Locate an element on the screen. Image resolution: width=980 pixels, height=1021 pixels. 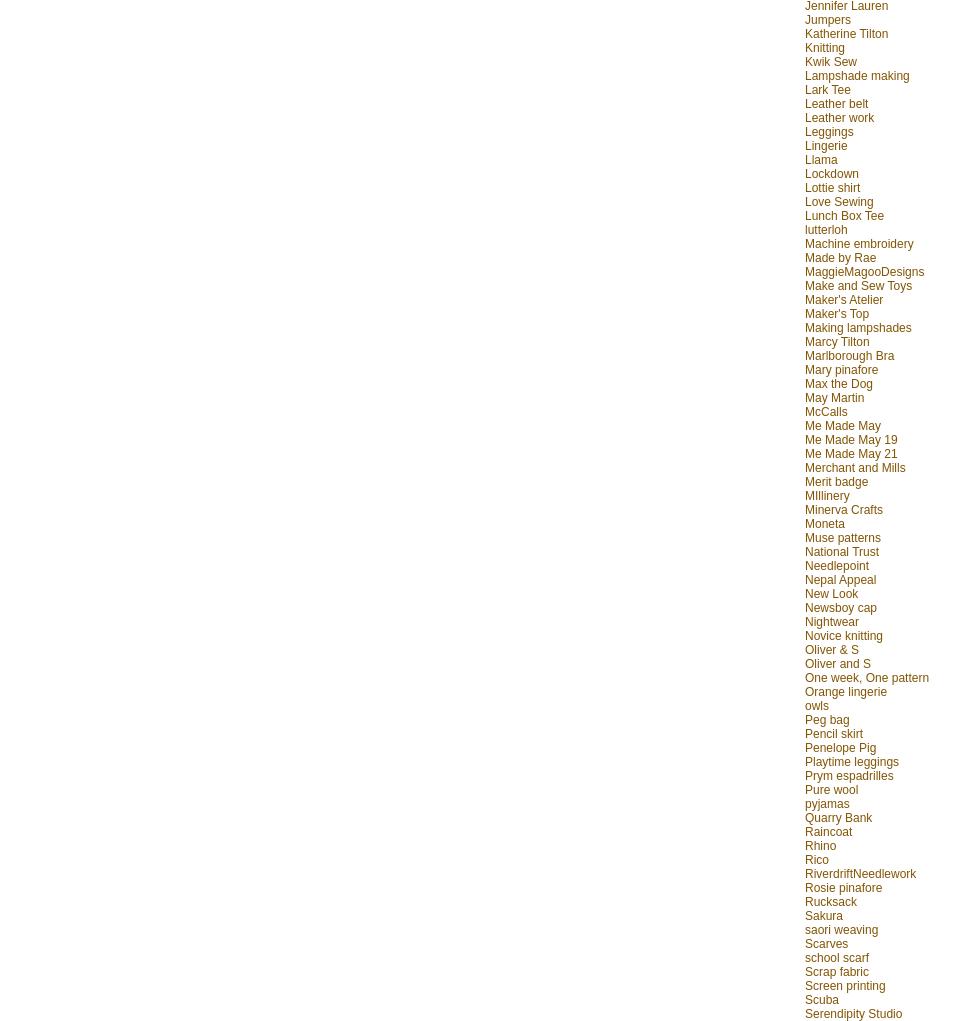
'Knitting' is located at coordinates (824, 46).